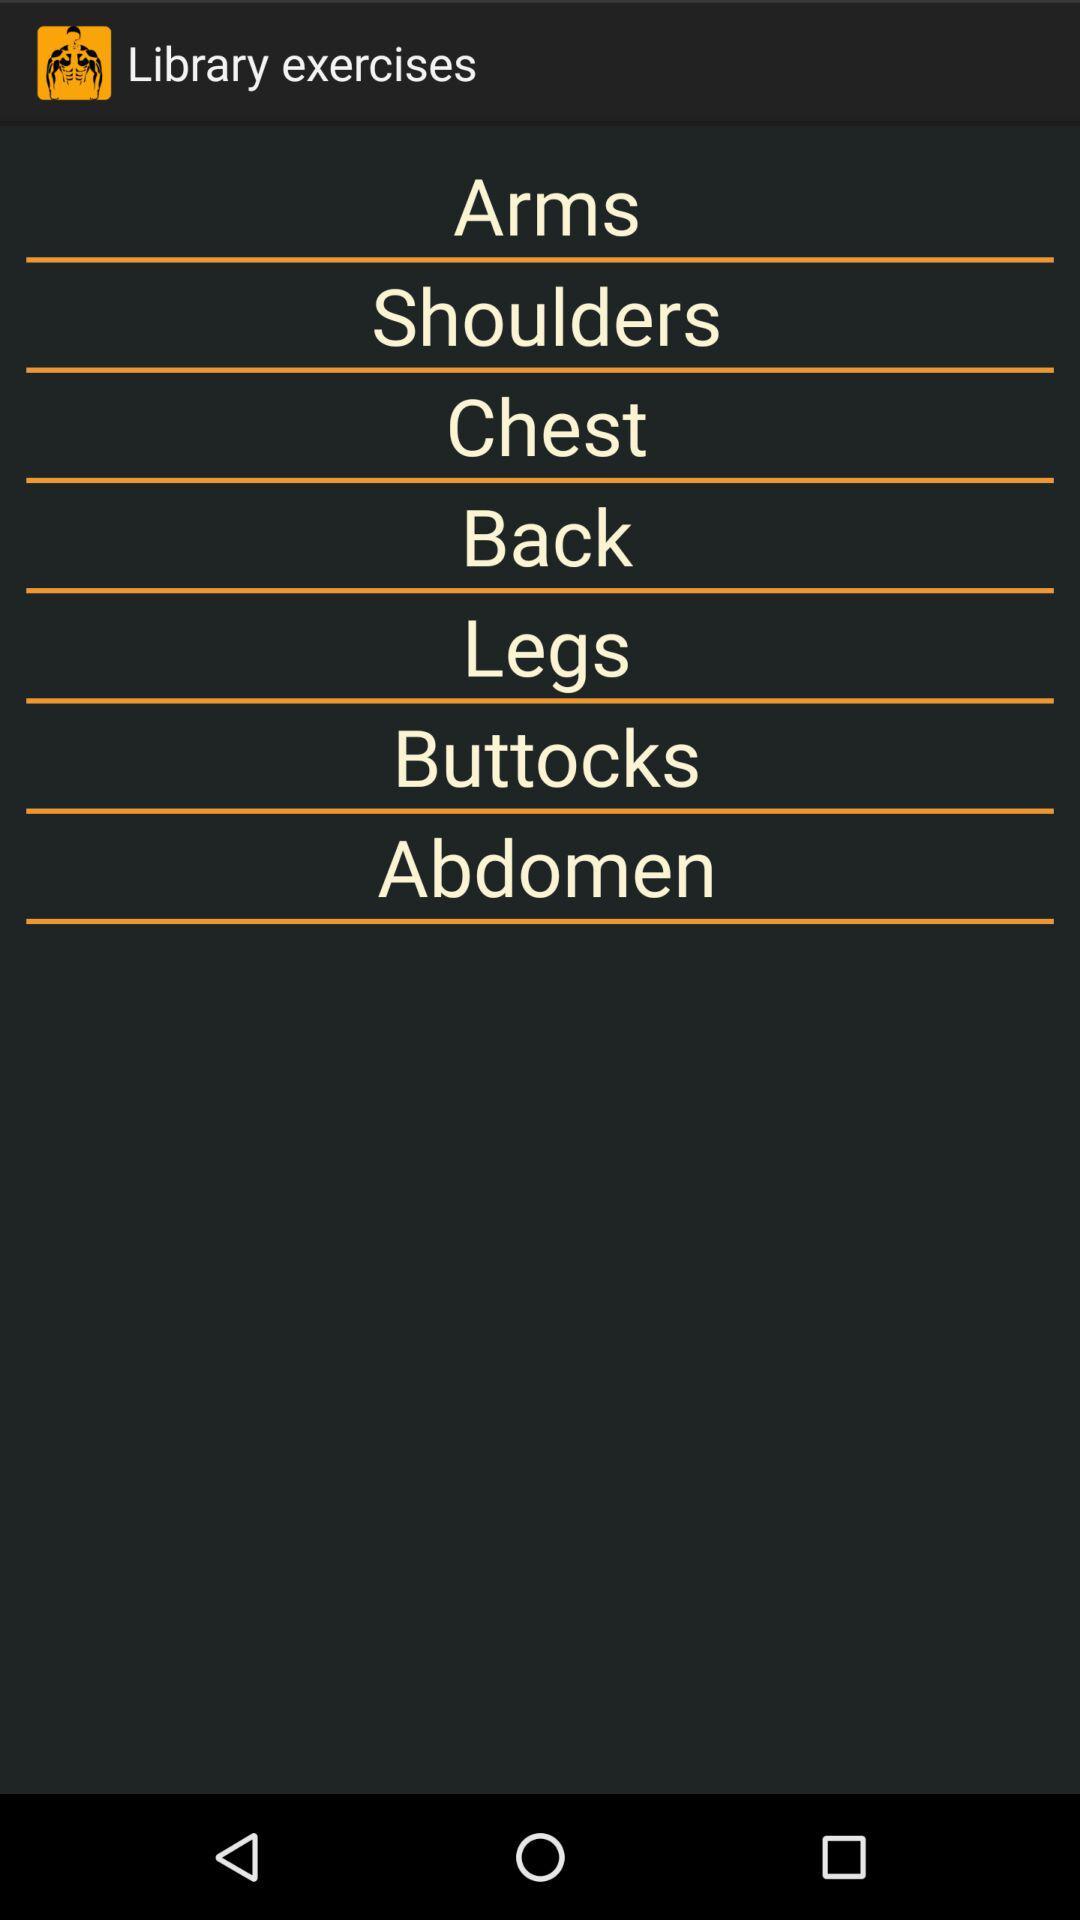  What do you see at coordinates (540, 204) in the screenshot?
I see `arms app` at bounding box center [540, 204].